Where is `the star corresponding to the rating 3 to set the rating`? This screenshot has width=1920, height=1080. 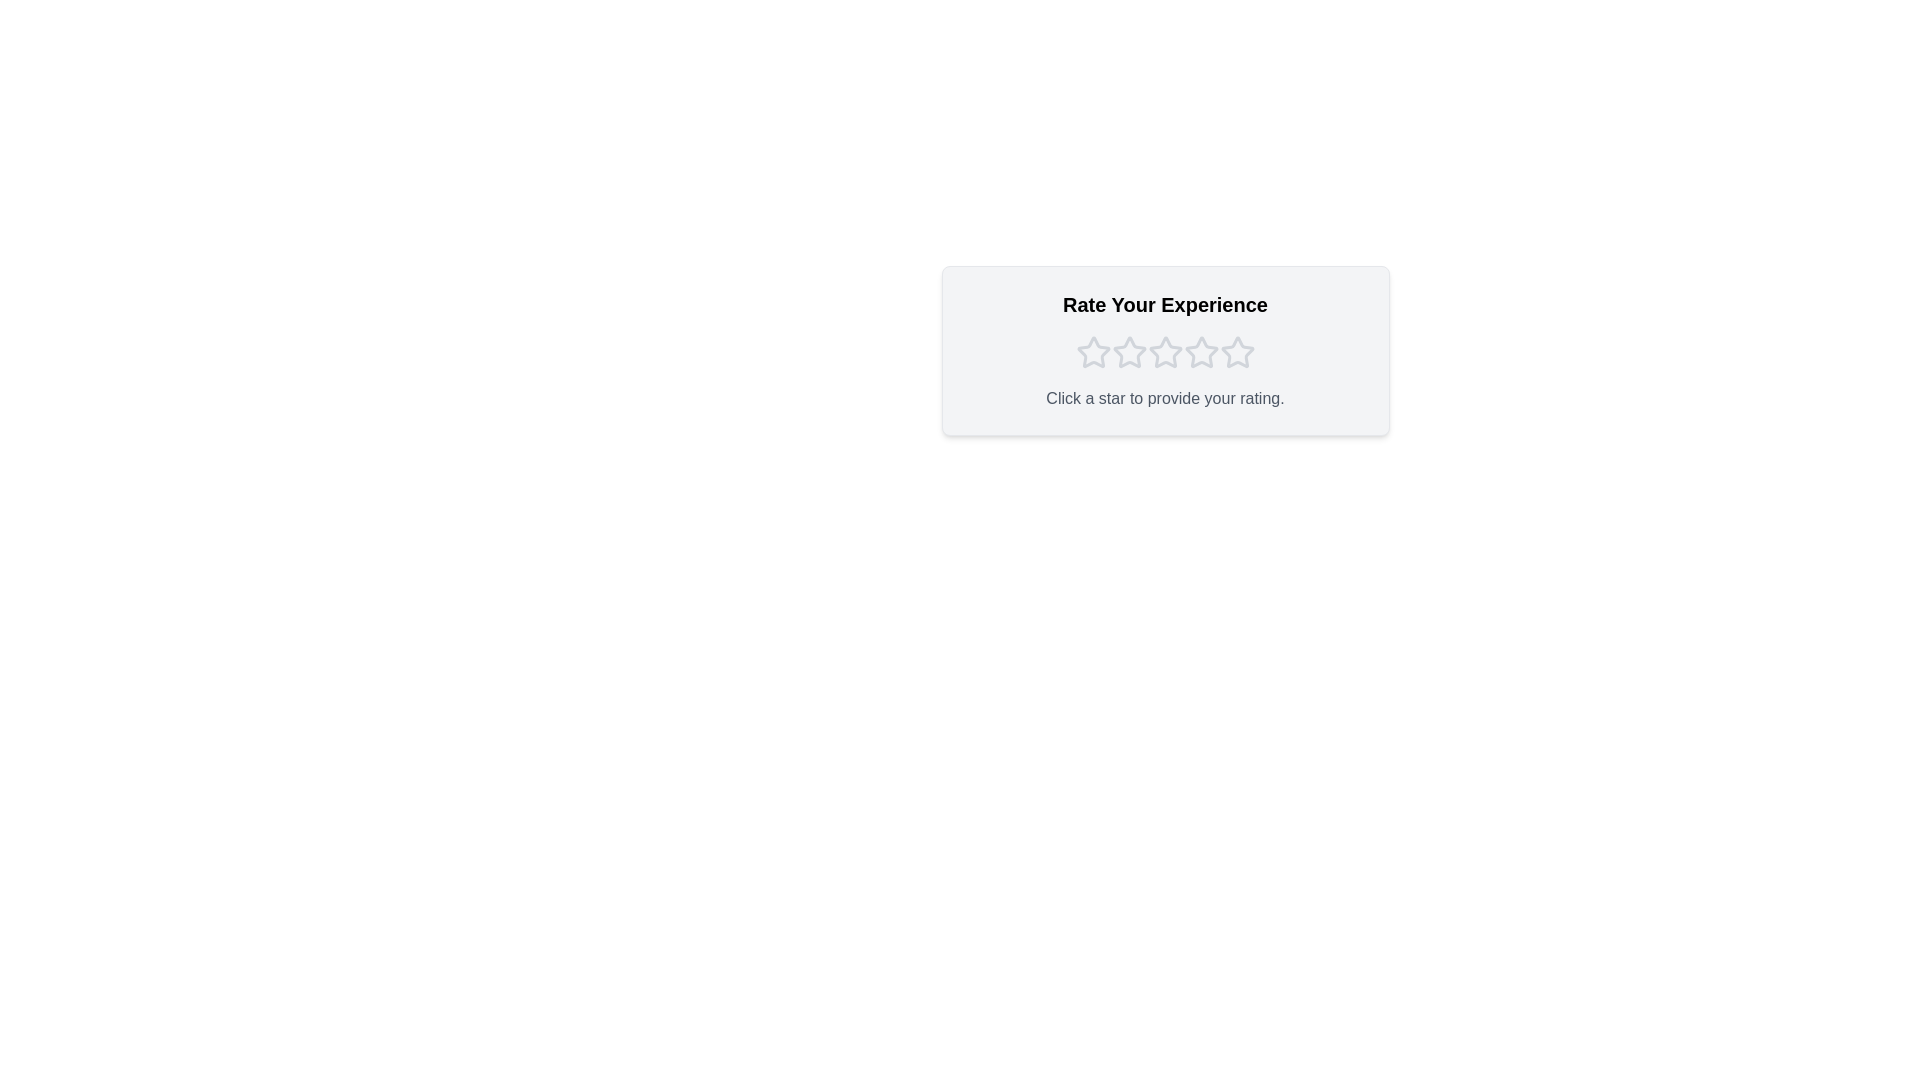
the star corresponding to the rating 3 to set the rating is located at coordinates (1165, 352).